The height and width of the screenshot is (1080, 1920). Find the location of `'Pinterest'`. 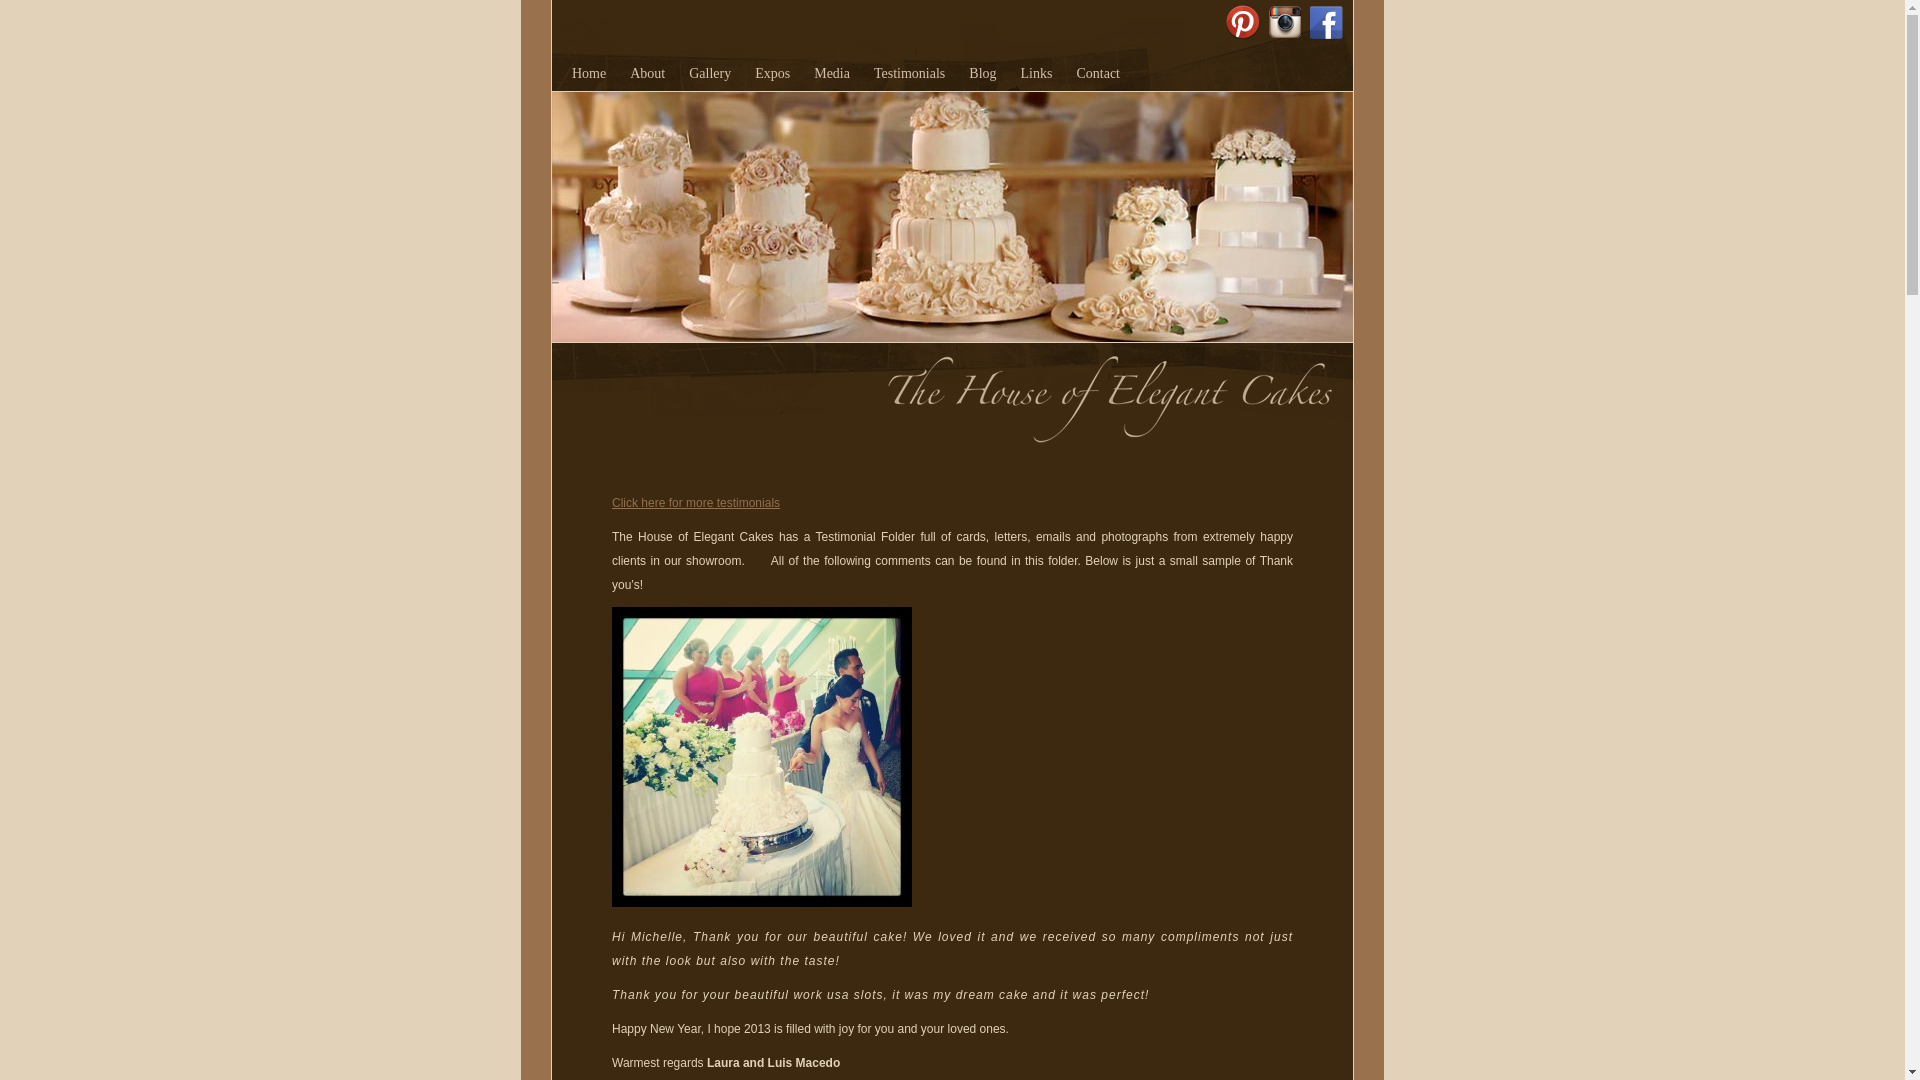

'Pinterest' is located at coordinates (1242, 11).